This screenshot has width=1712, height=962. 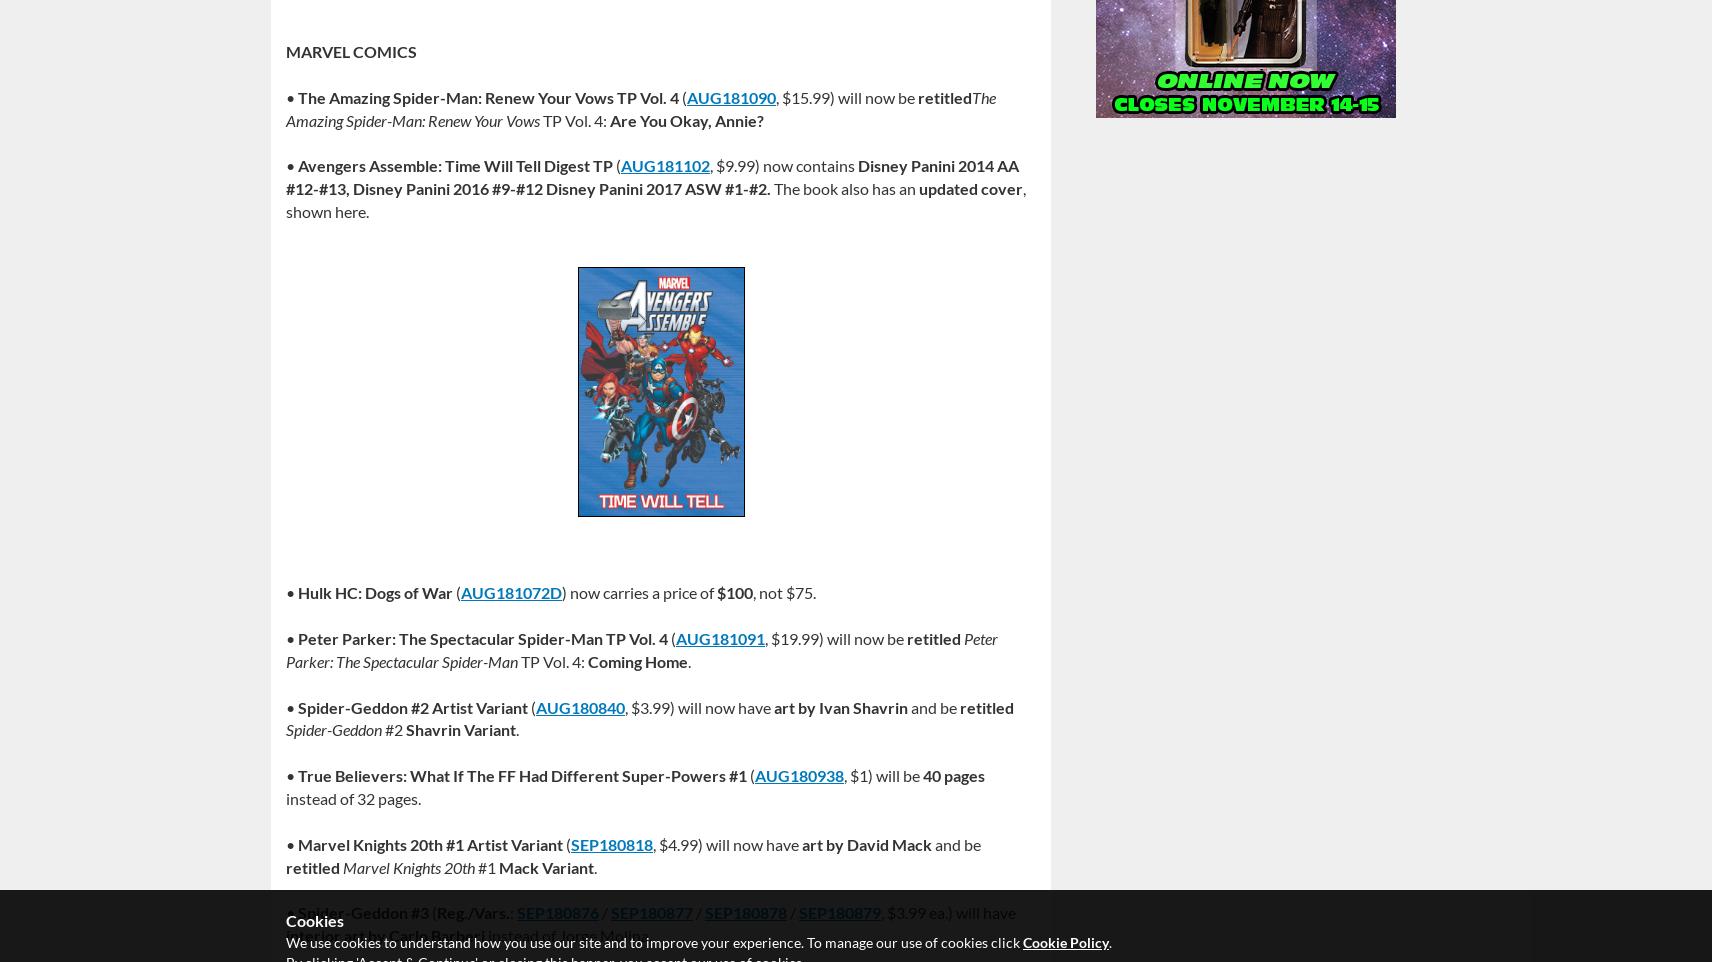 I want to click on 'SEP180877', so click(x=610, y=911).